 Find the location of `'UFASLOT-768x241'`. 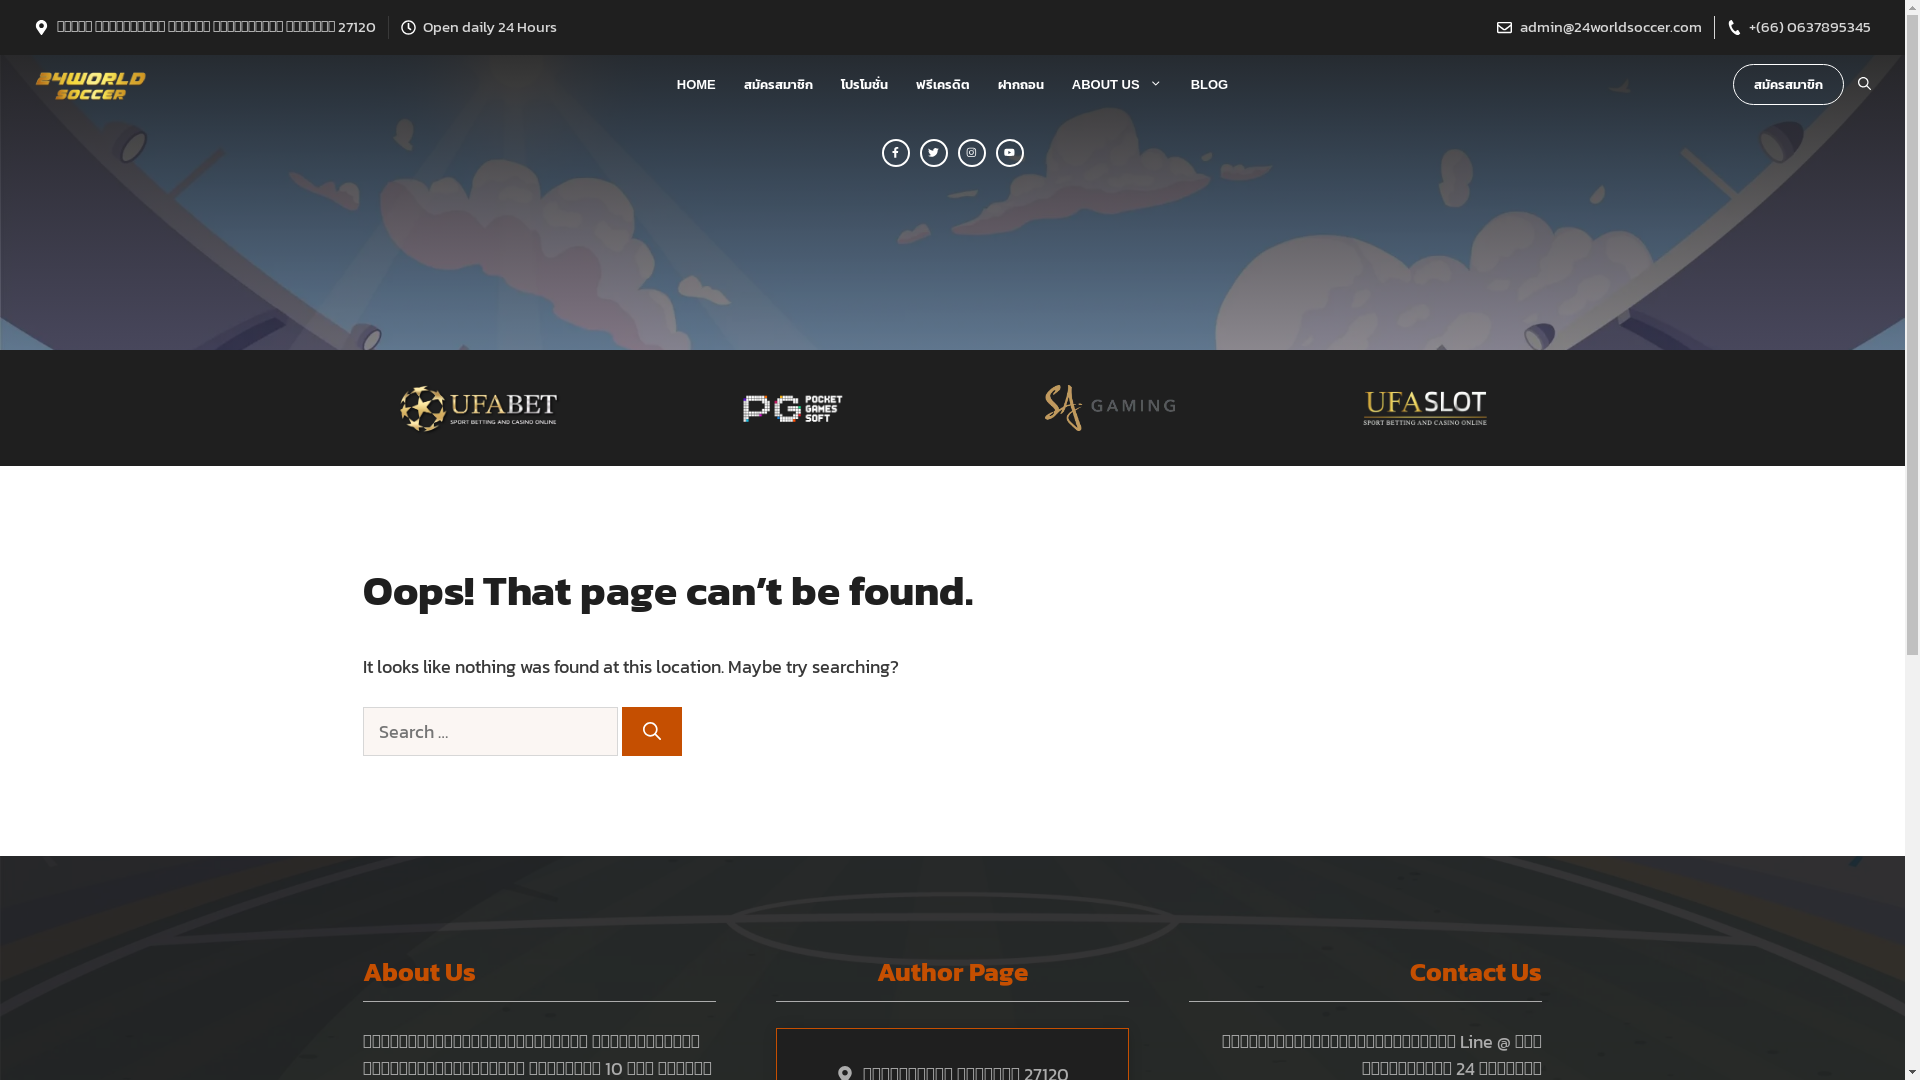

'UFASLOT-768x241' is located at coordinates (1424, 407).